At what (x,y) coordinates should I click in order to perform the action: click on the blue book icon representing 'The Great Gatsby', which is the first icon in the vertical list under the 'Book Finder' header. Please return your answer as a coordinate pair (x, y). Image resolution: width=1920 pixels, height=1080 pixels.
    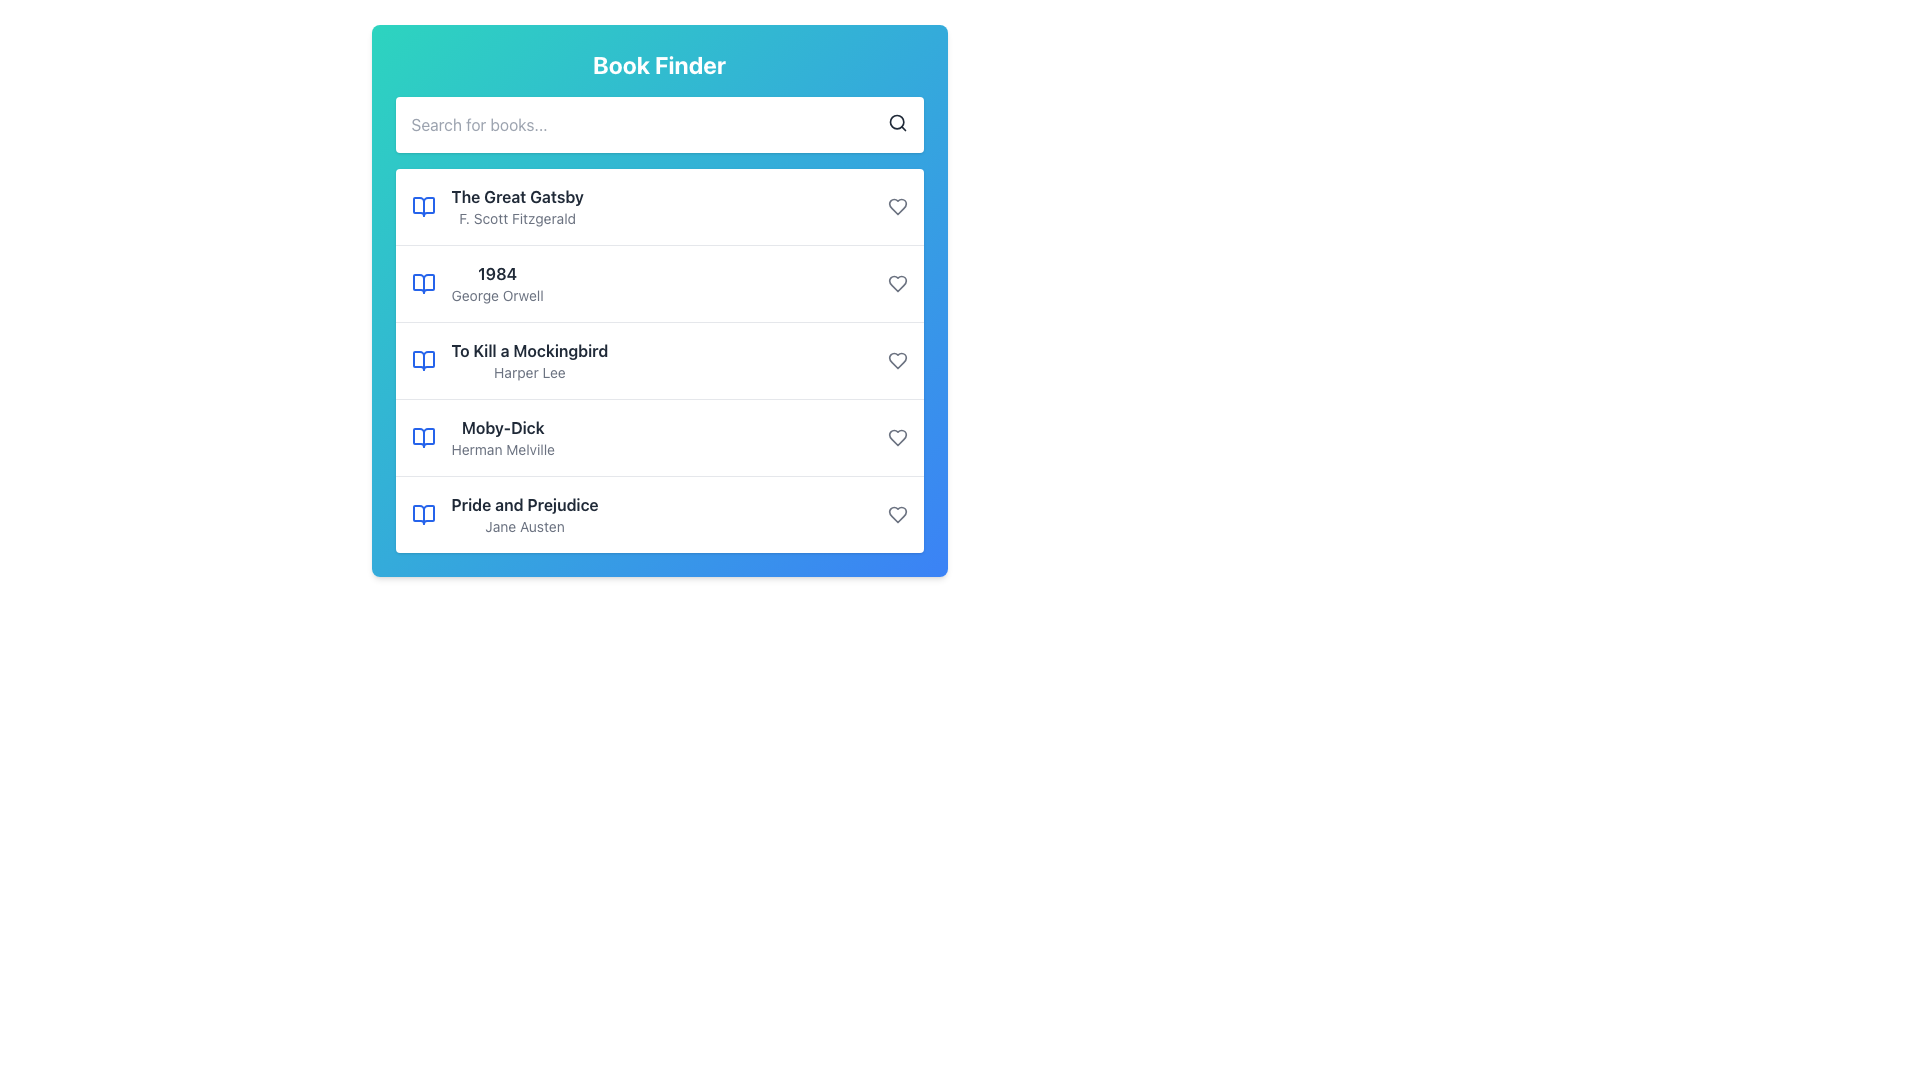
    Looking at the image, I should click on (422, 207).